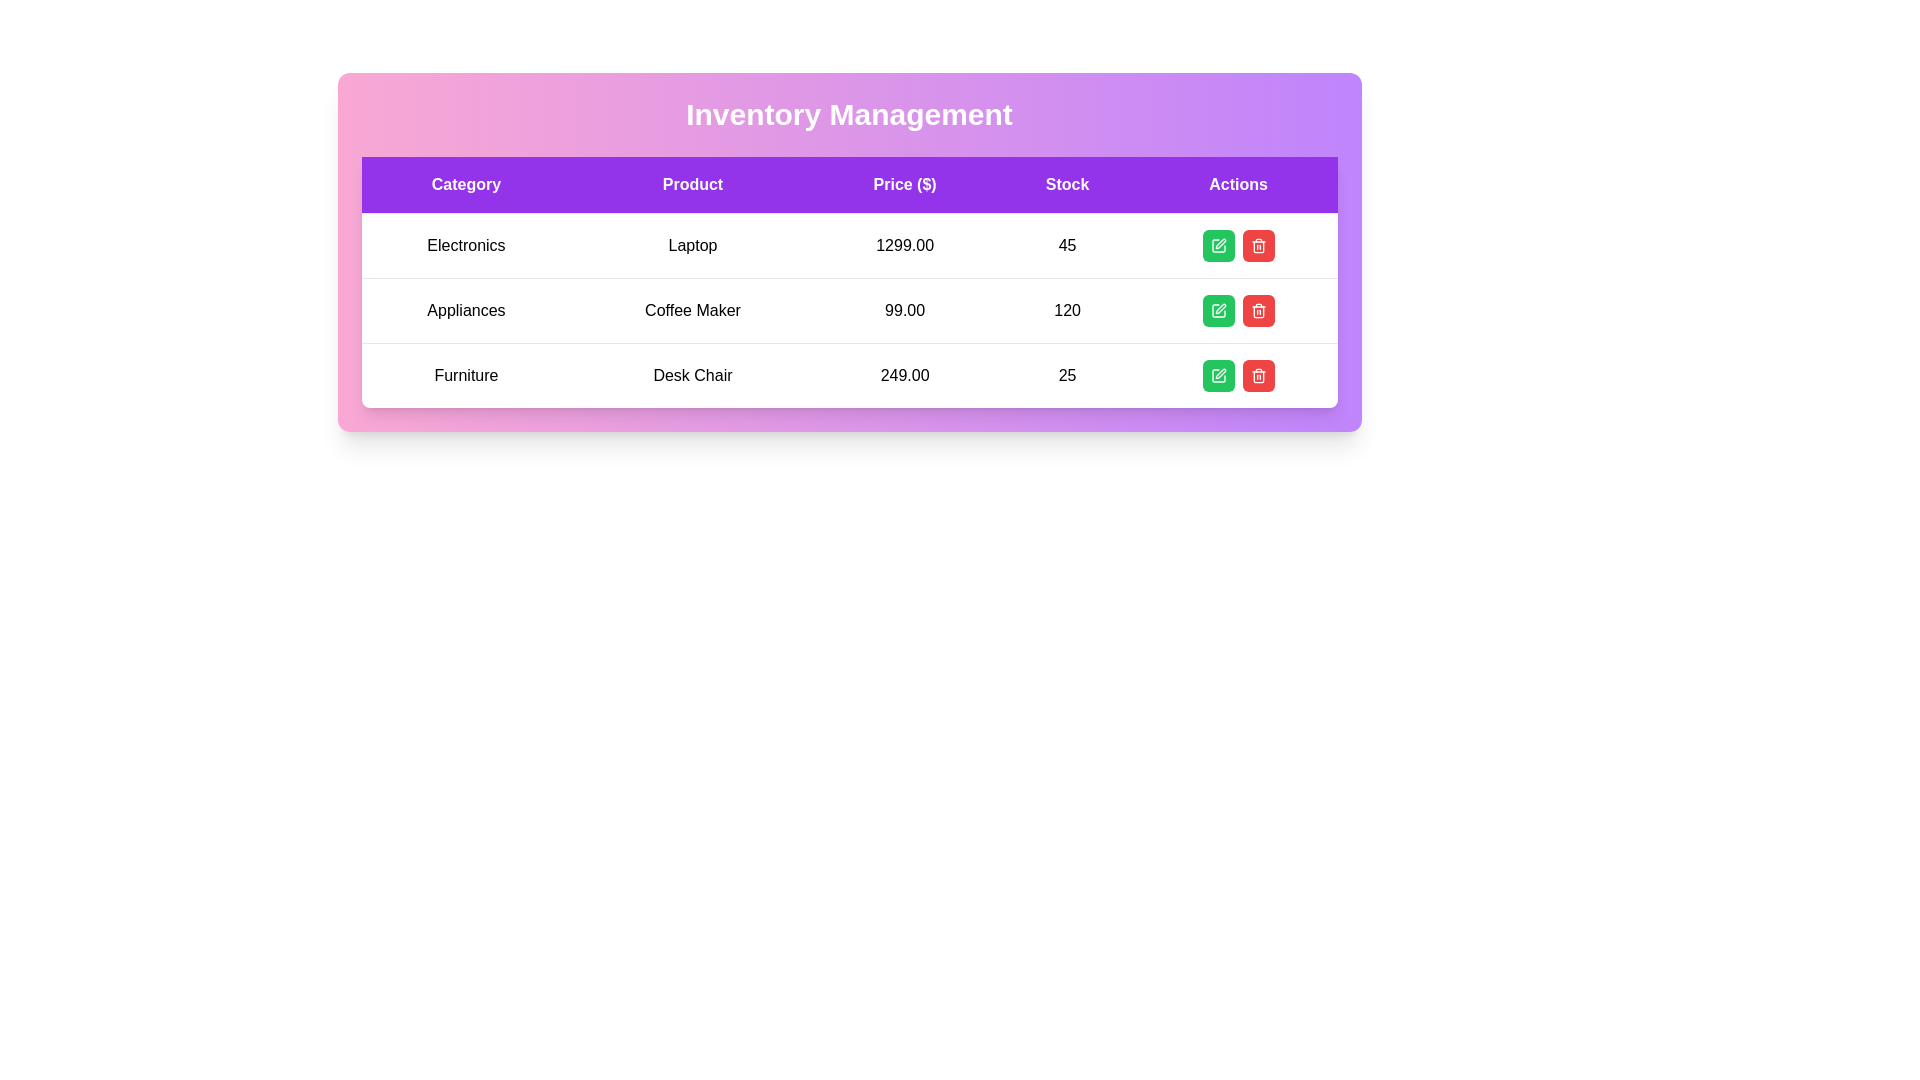 The width and height of the screenshot is (1920, 1080). Describe the element at coordinates (904, 375) in the screenshot. I see `on the price value of the 'Desk Chair' product located in the third row under the 'Price ($)' column of the inventory table` at that location.